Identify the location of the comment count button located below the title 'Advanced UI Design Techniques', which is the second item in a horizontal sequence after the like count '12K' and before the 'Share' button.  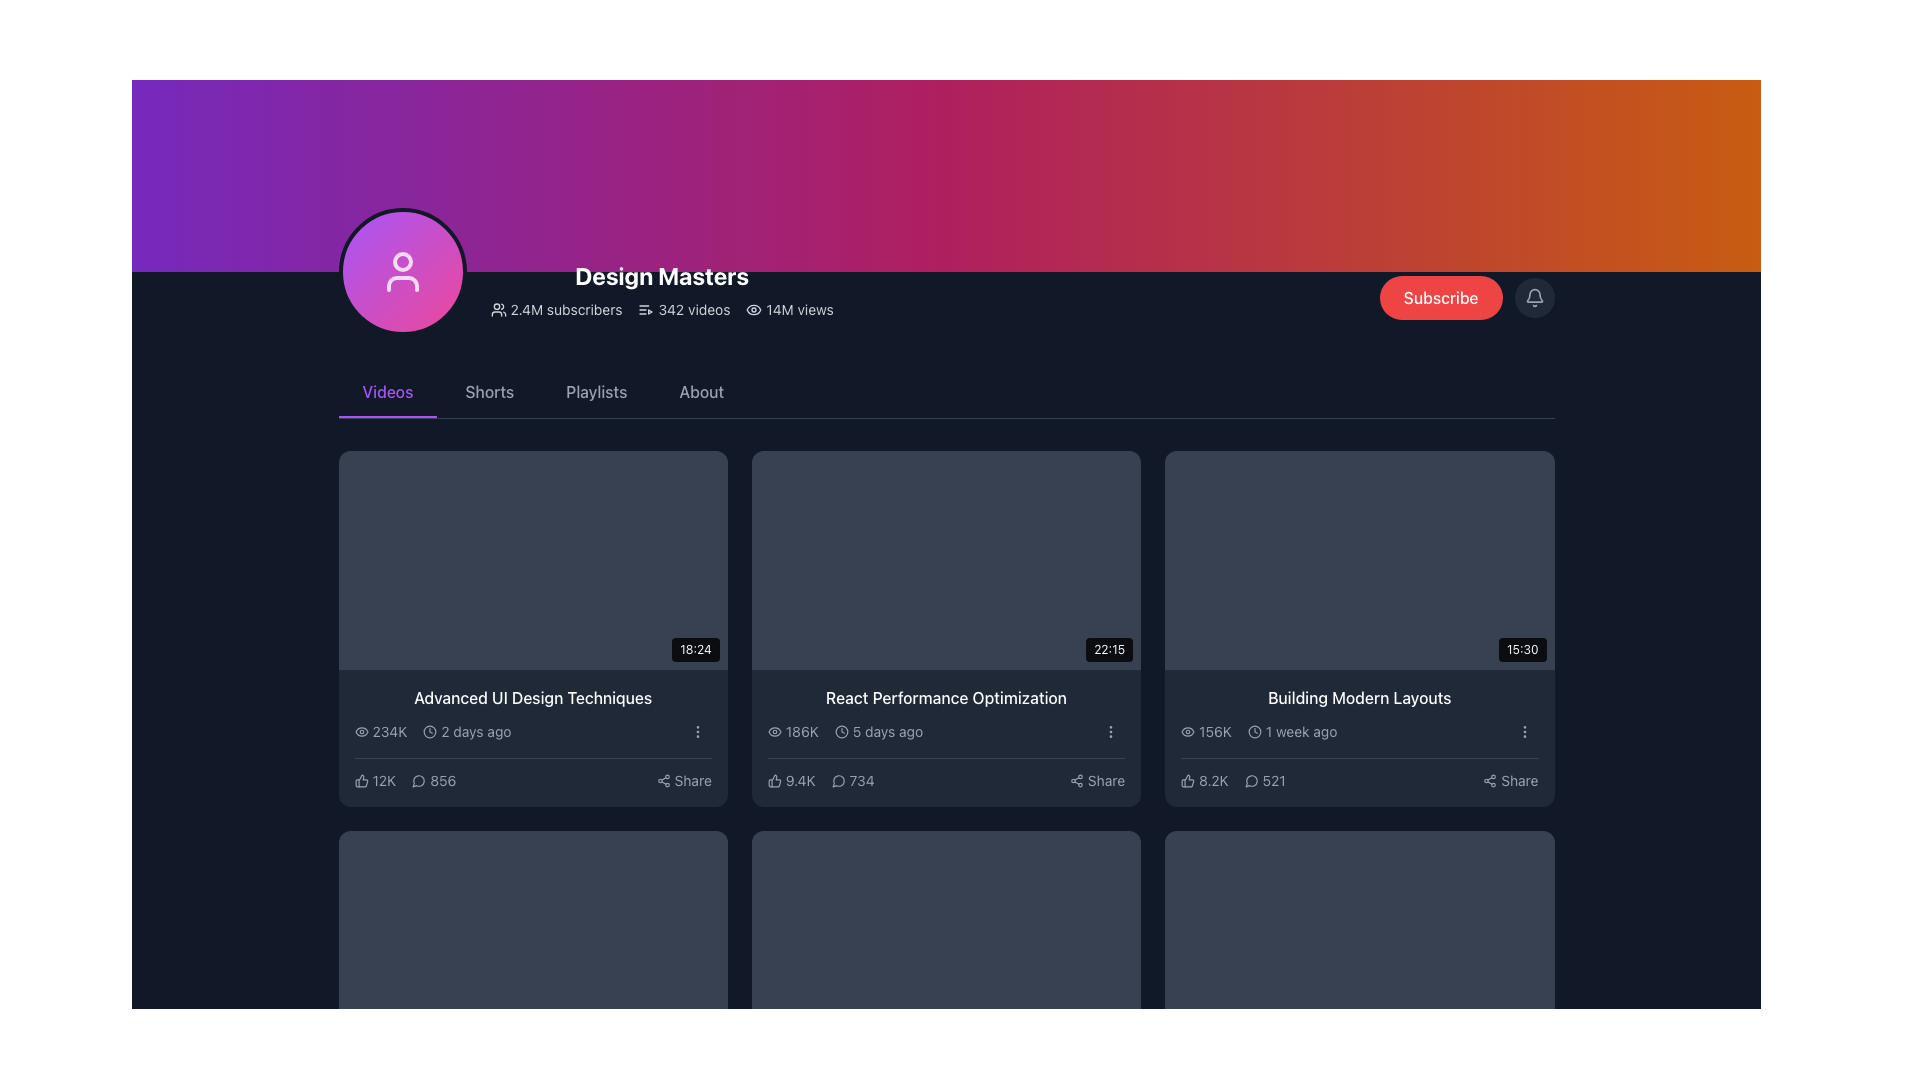
(433, 779).